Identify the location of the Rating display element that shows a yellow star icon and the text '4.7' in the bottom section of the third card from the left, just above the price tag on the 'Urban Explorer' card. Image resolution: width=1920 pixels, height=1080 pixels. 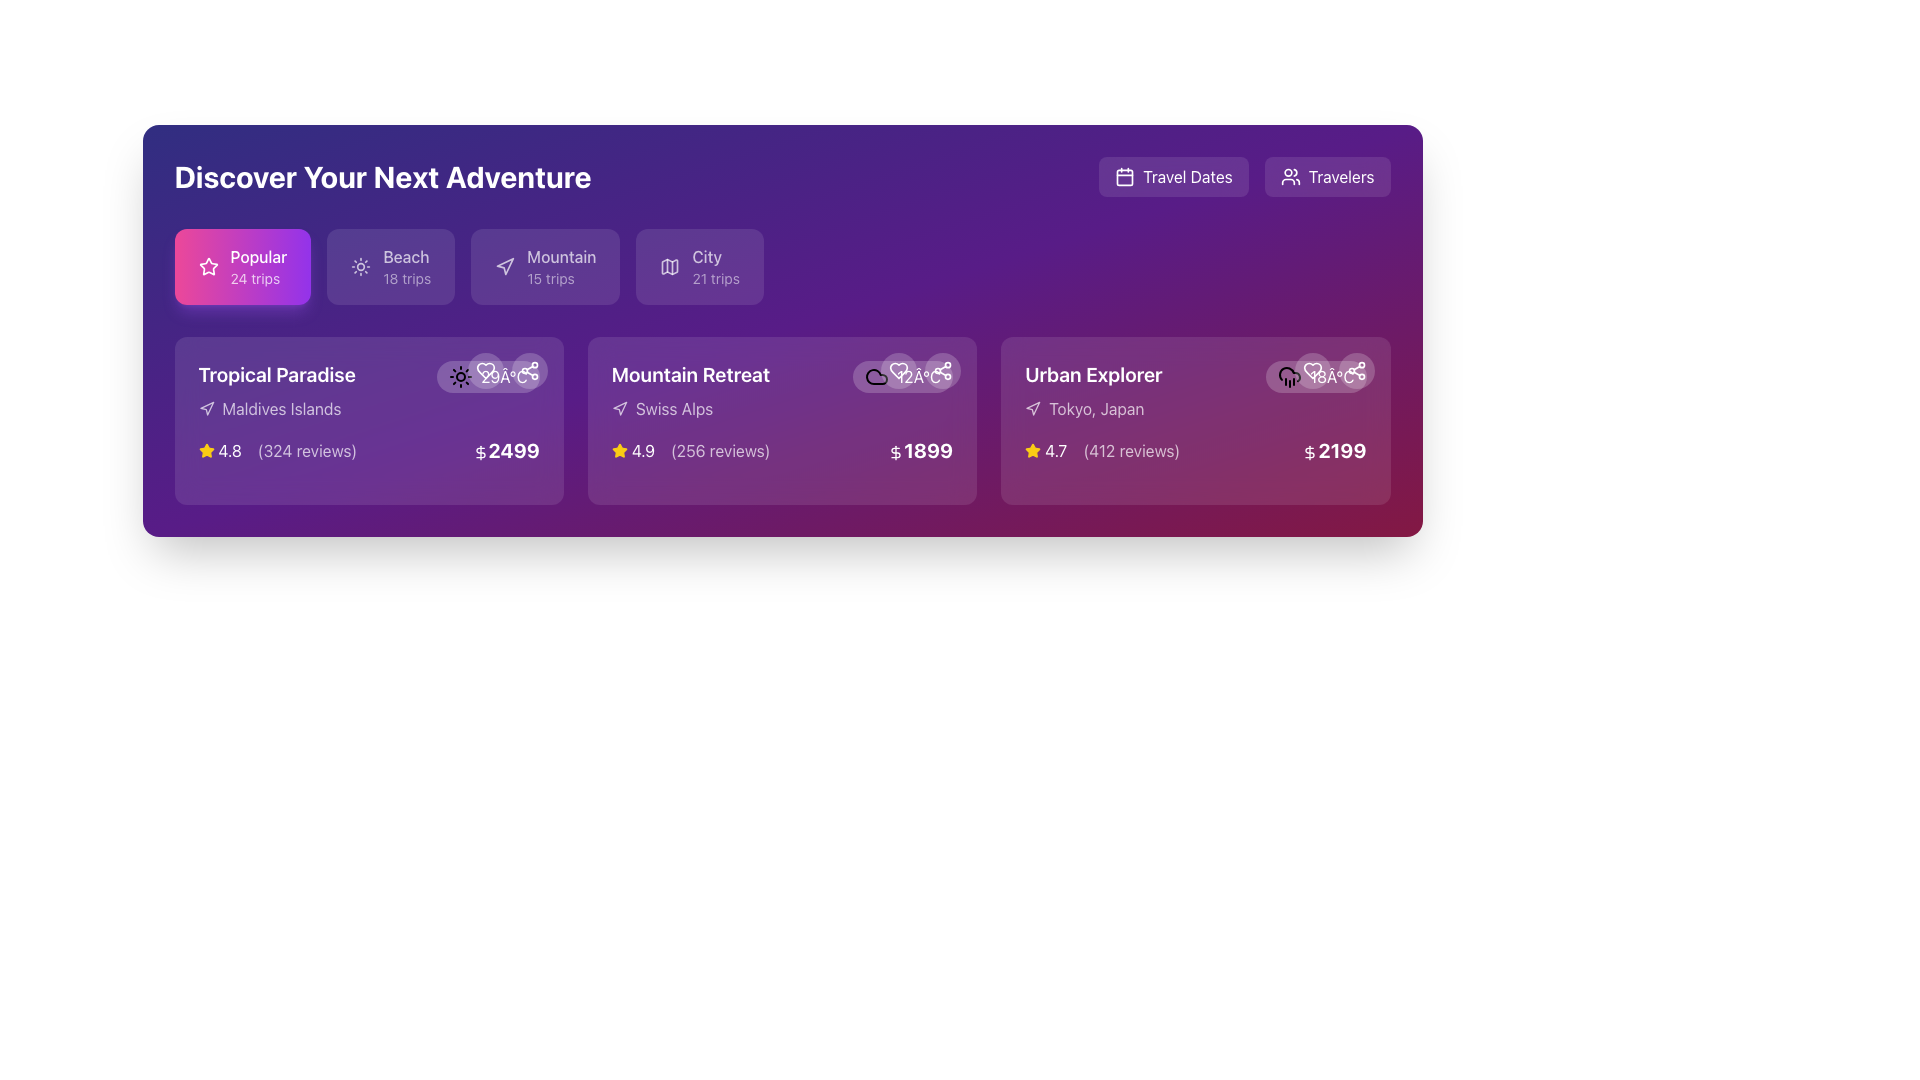
(1101, 451).